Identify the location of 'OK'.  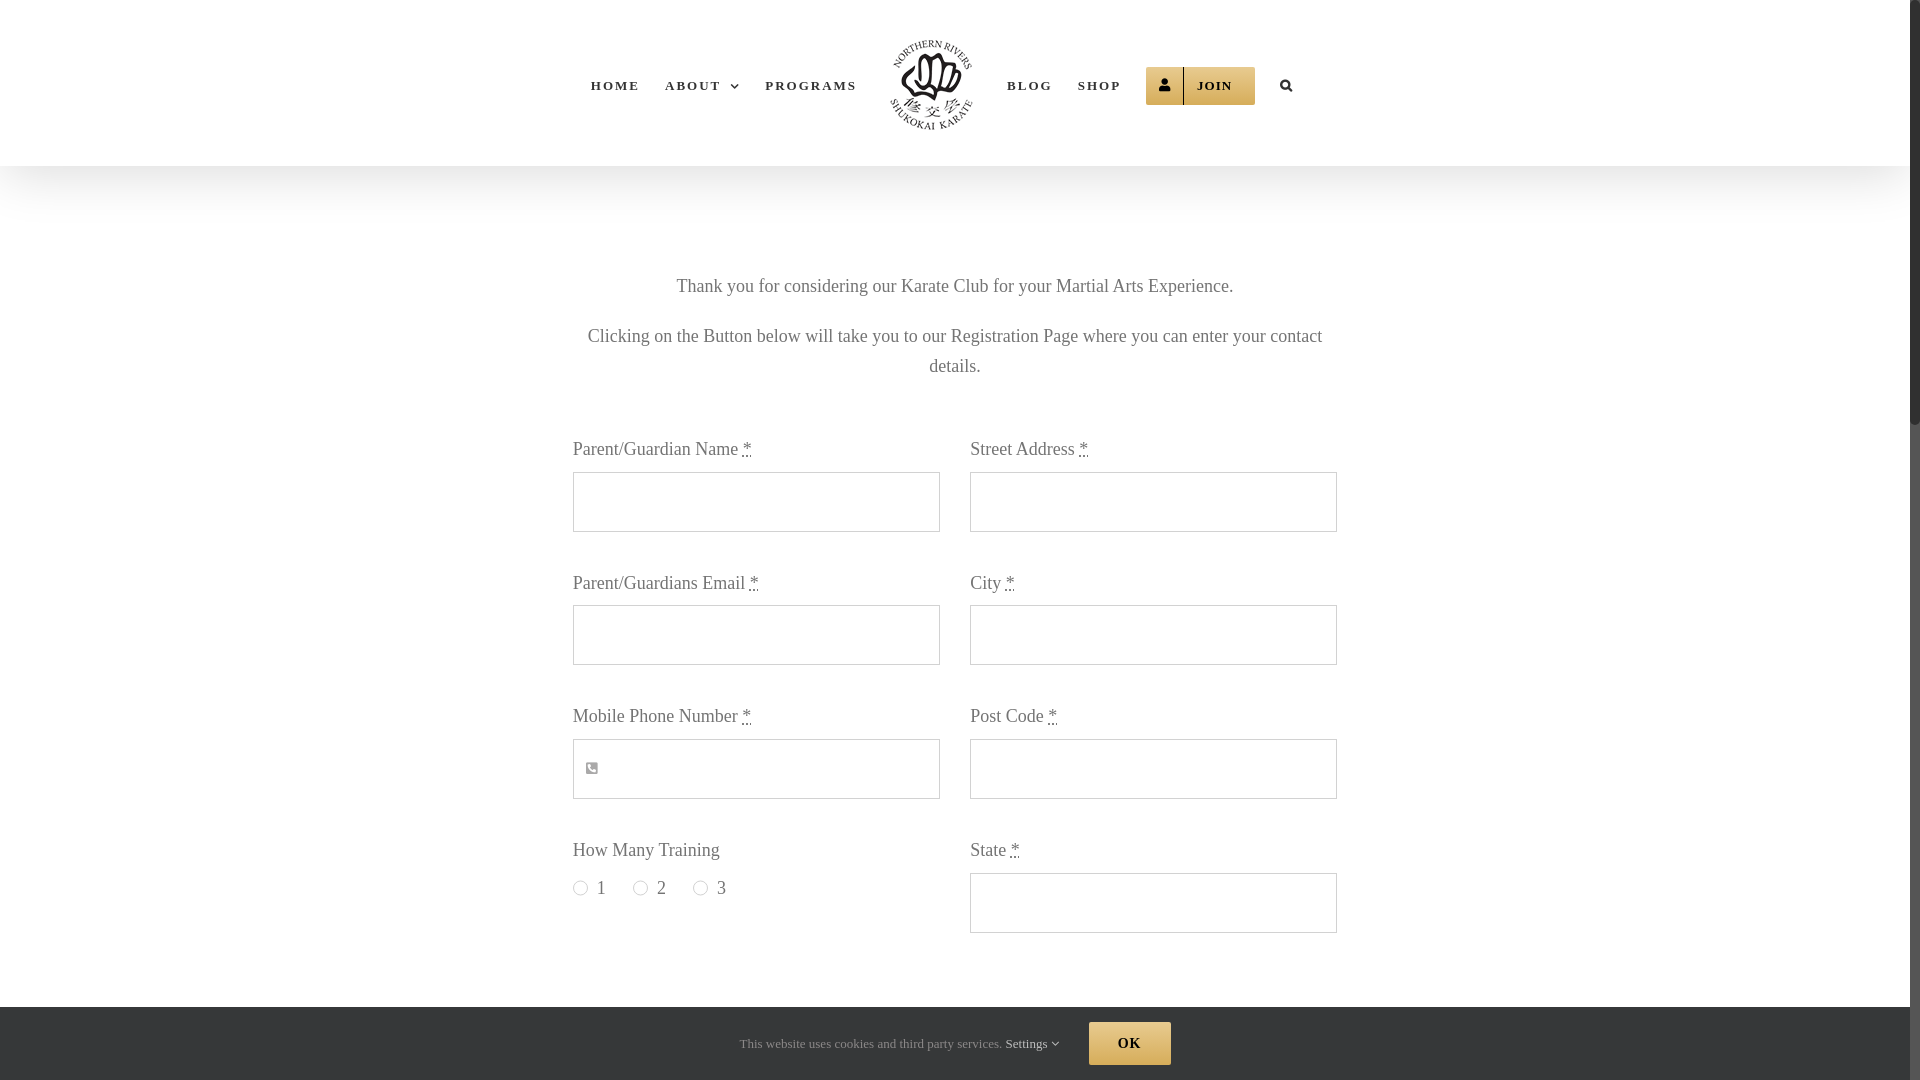
(1129, 1042).